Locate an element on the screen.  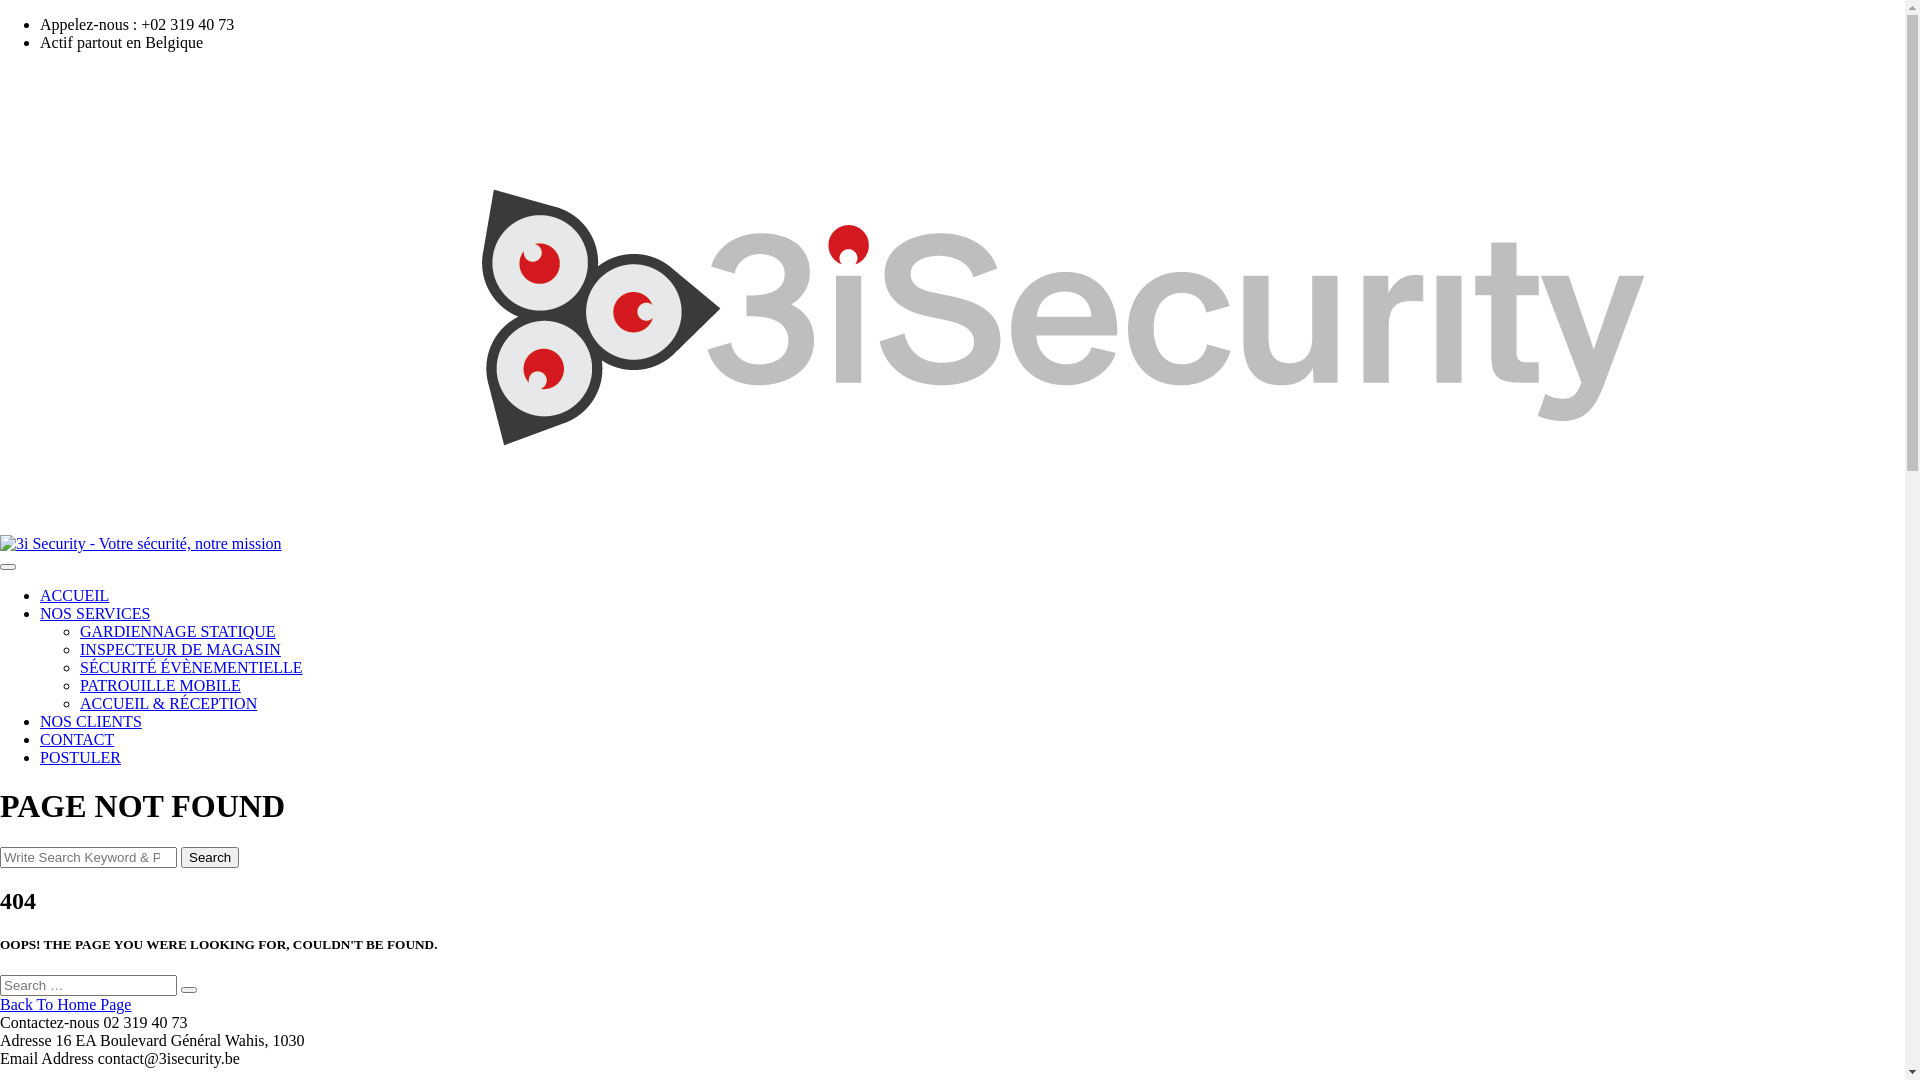
'CONTACT' is located at coordinates (76, 739).